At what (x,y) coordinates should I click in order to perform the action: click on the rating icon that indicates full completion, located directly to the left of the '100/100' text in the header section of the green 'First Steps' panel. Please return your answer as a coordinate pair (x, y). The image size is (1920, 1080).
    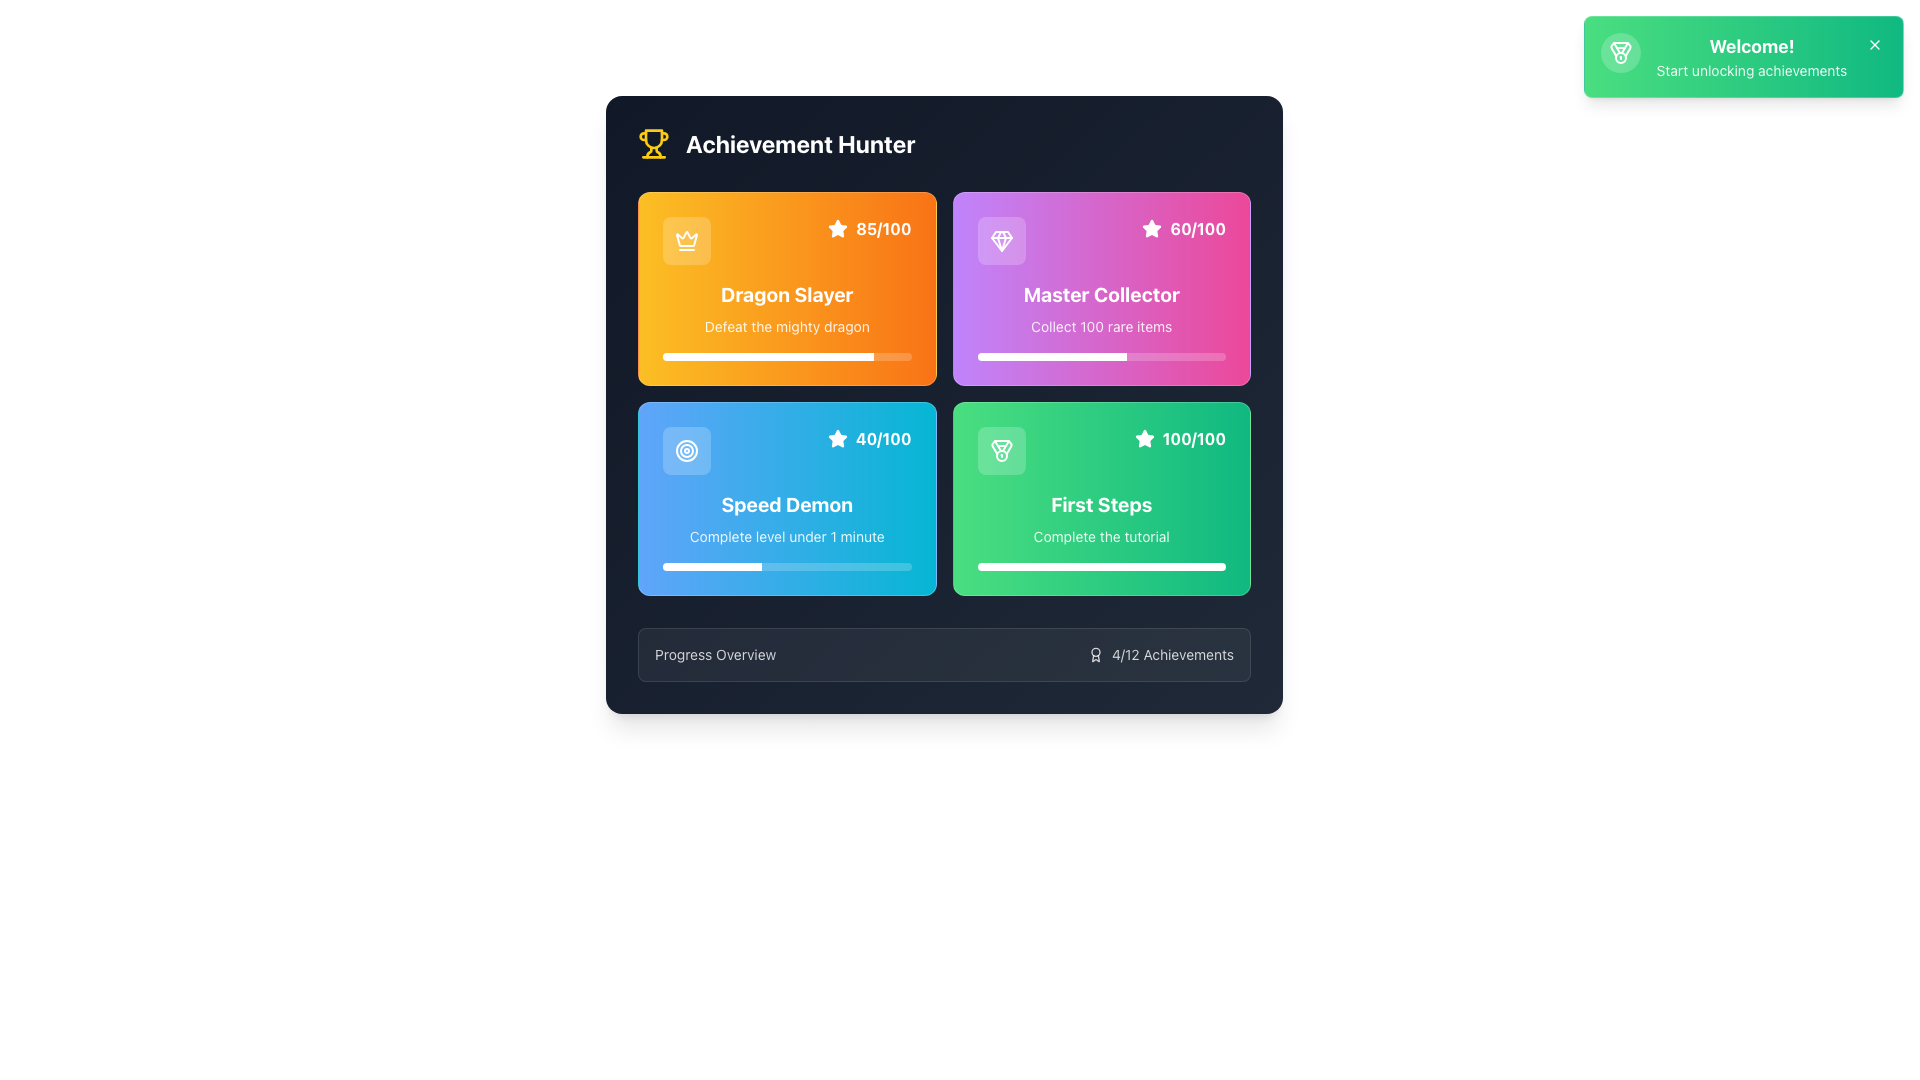
    Looking at the image, I should click on (1144, 438).